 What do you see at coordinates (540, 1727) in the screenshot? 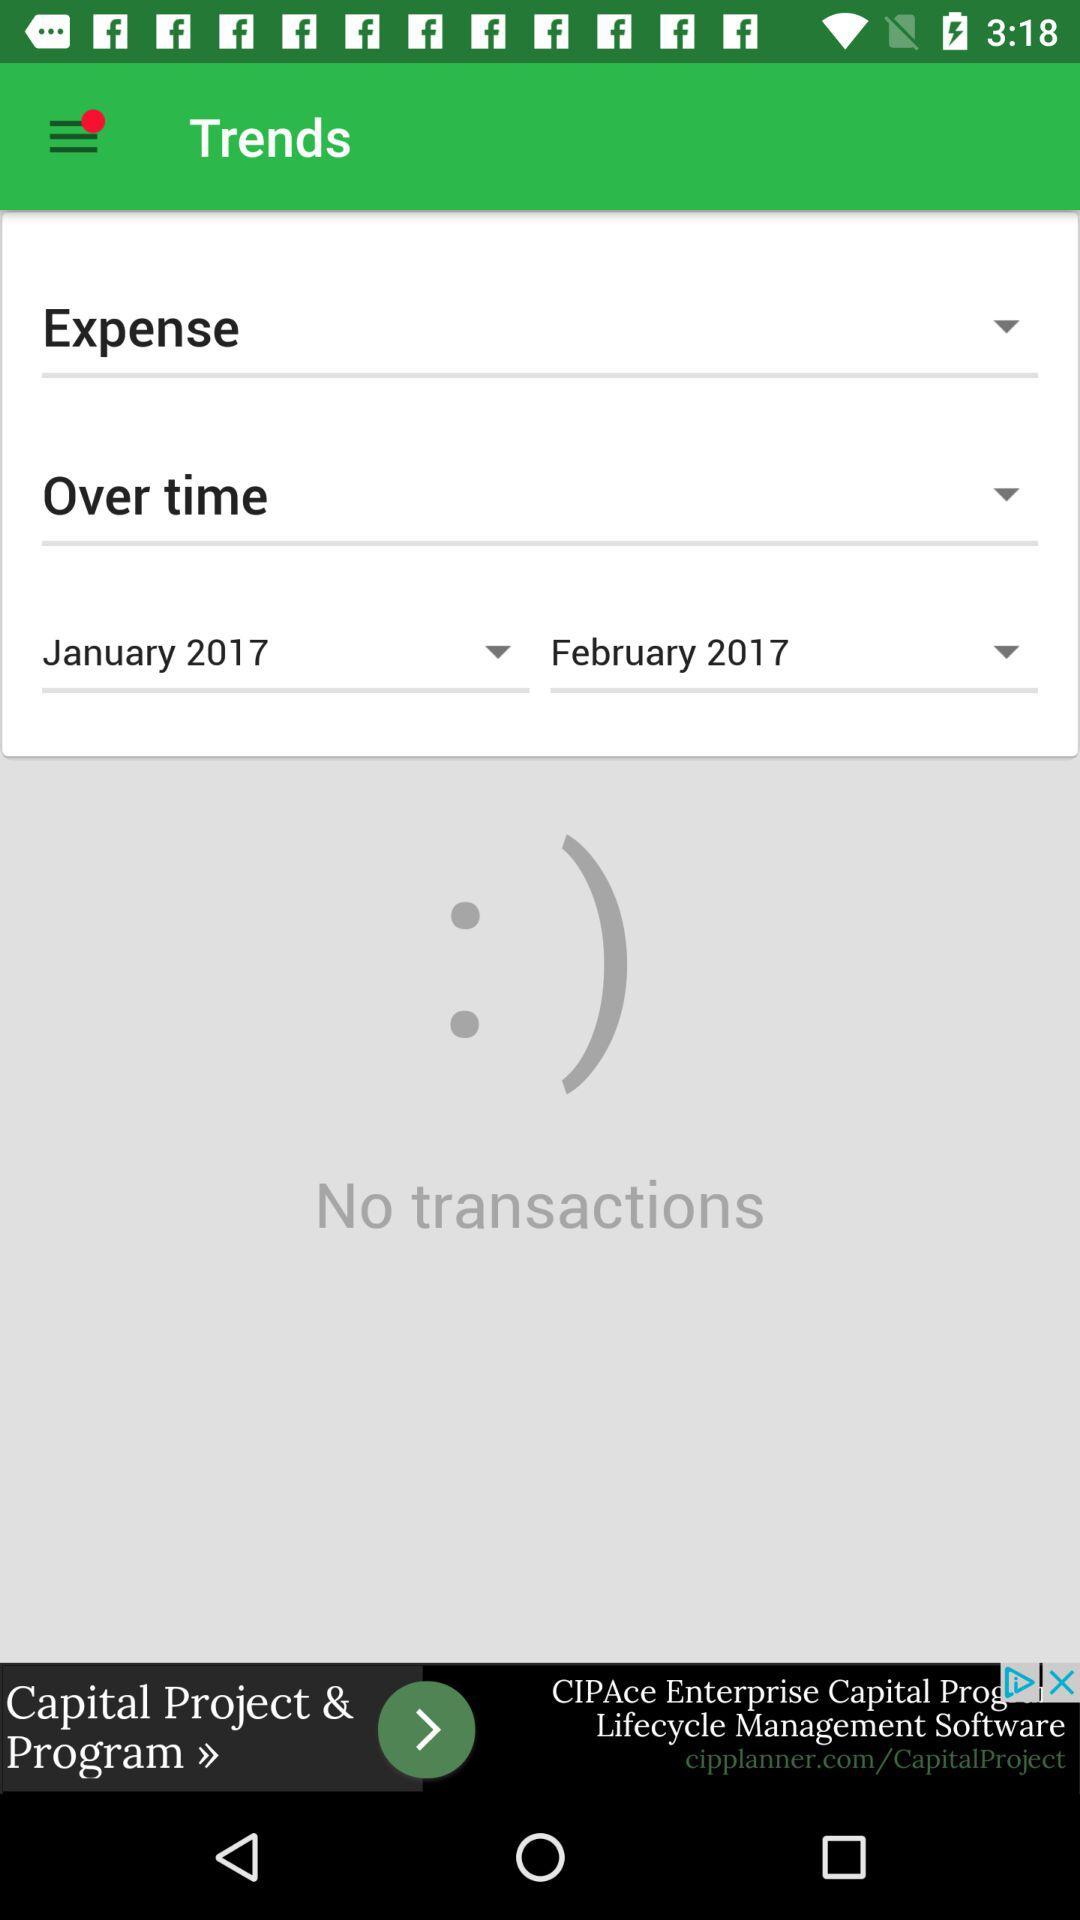
I see `advertisement link` at bounding box center [540, 1727].